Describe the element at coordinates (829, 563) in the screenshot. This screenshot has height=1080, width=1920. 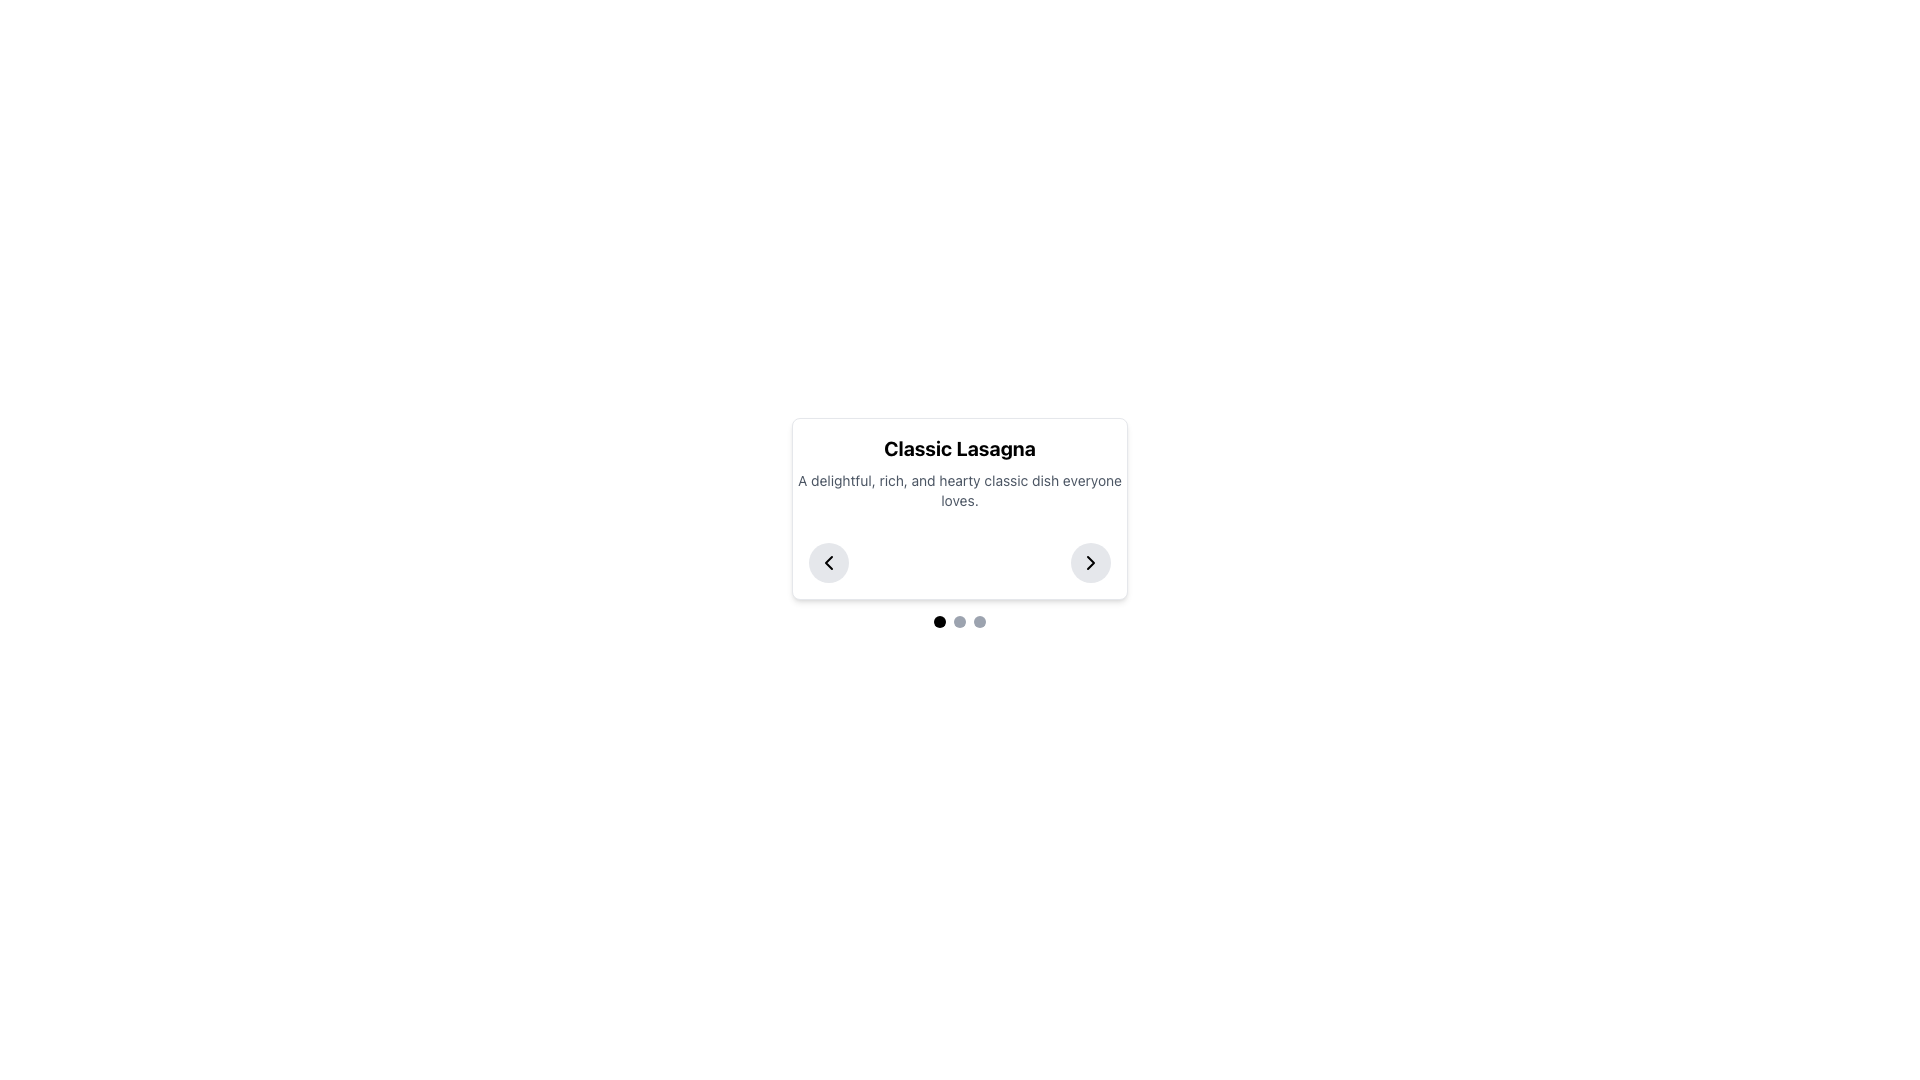
I see `the circular button containing the left-pointing arrow icon located at the bottom left corner of the card interface` at that location.